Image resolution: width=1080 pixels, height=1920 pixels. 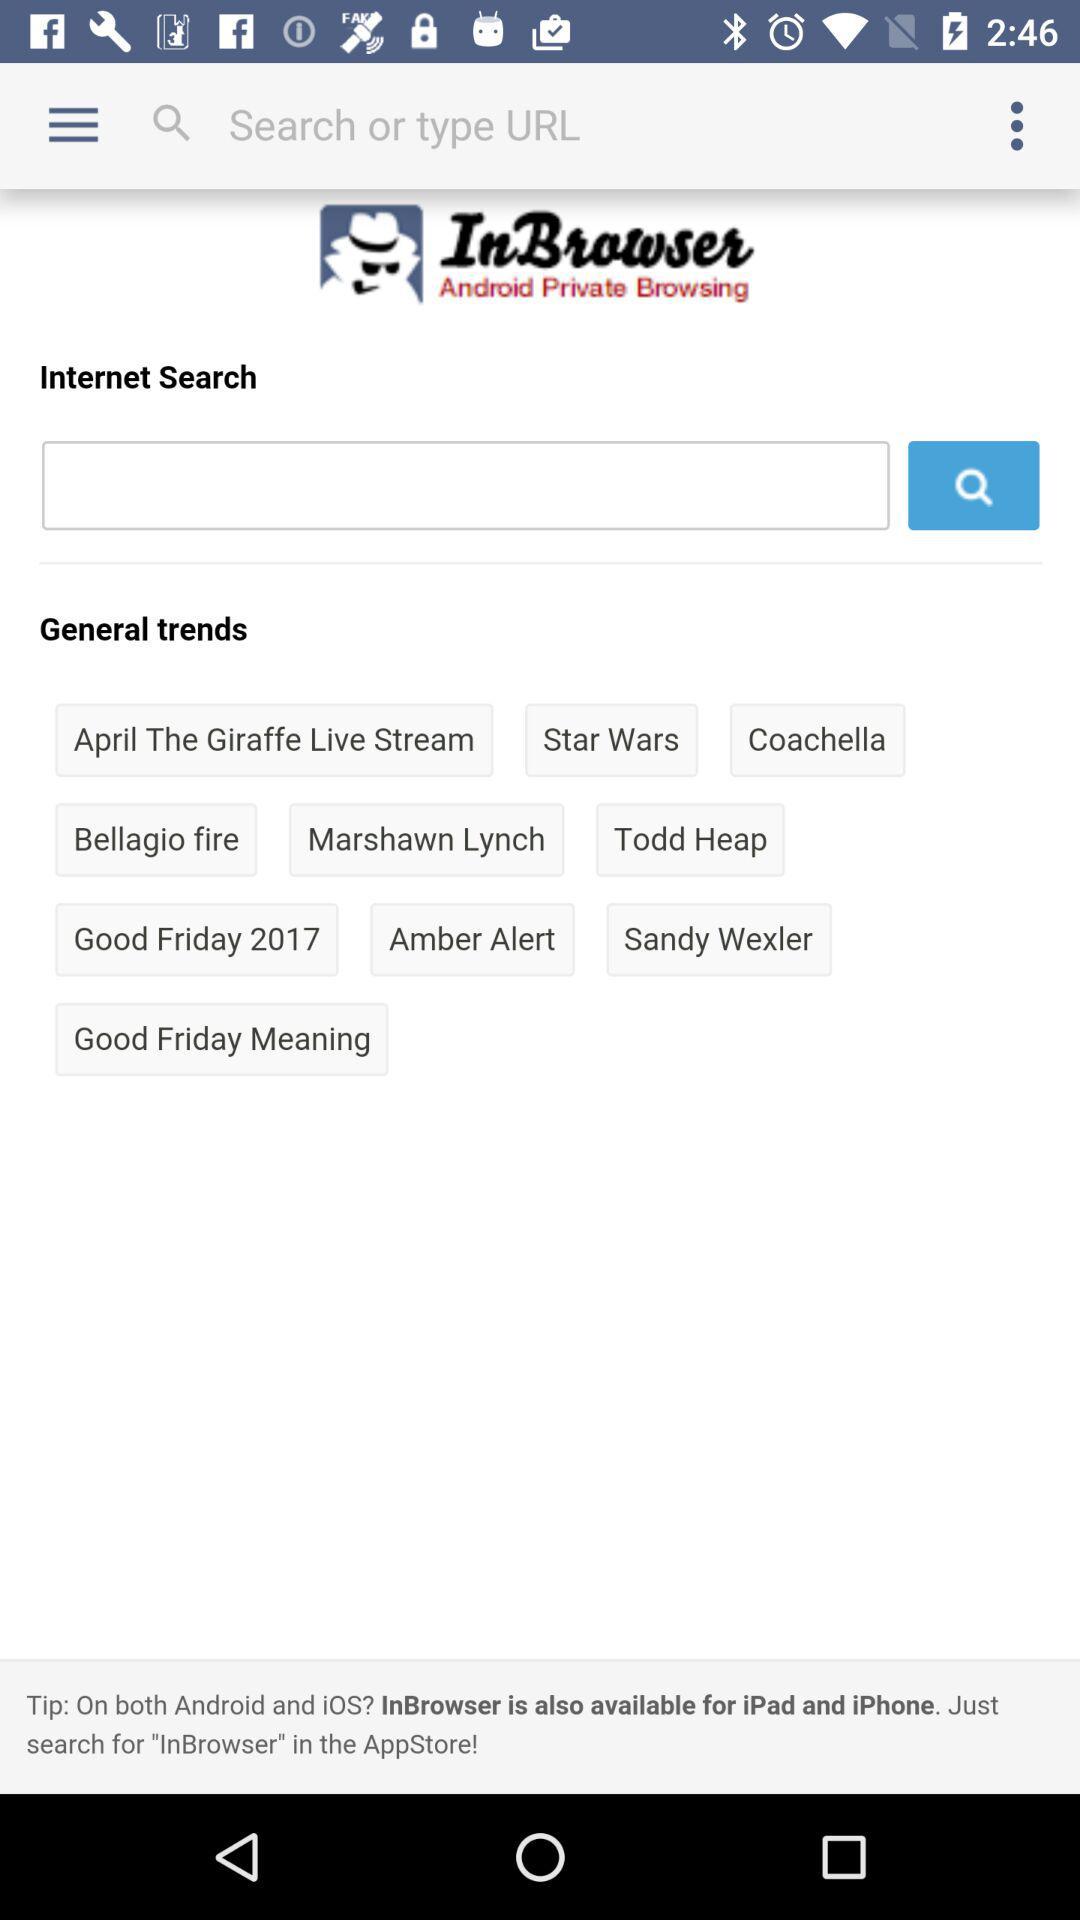 I want to click on browser settings, so click(x=1017, y=124).